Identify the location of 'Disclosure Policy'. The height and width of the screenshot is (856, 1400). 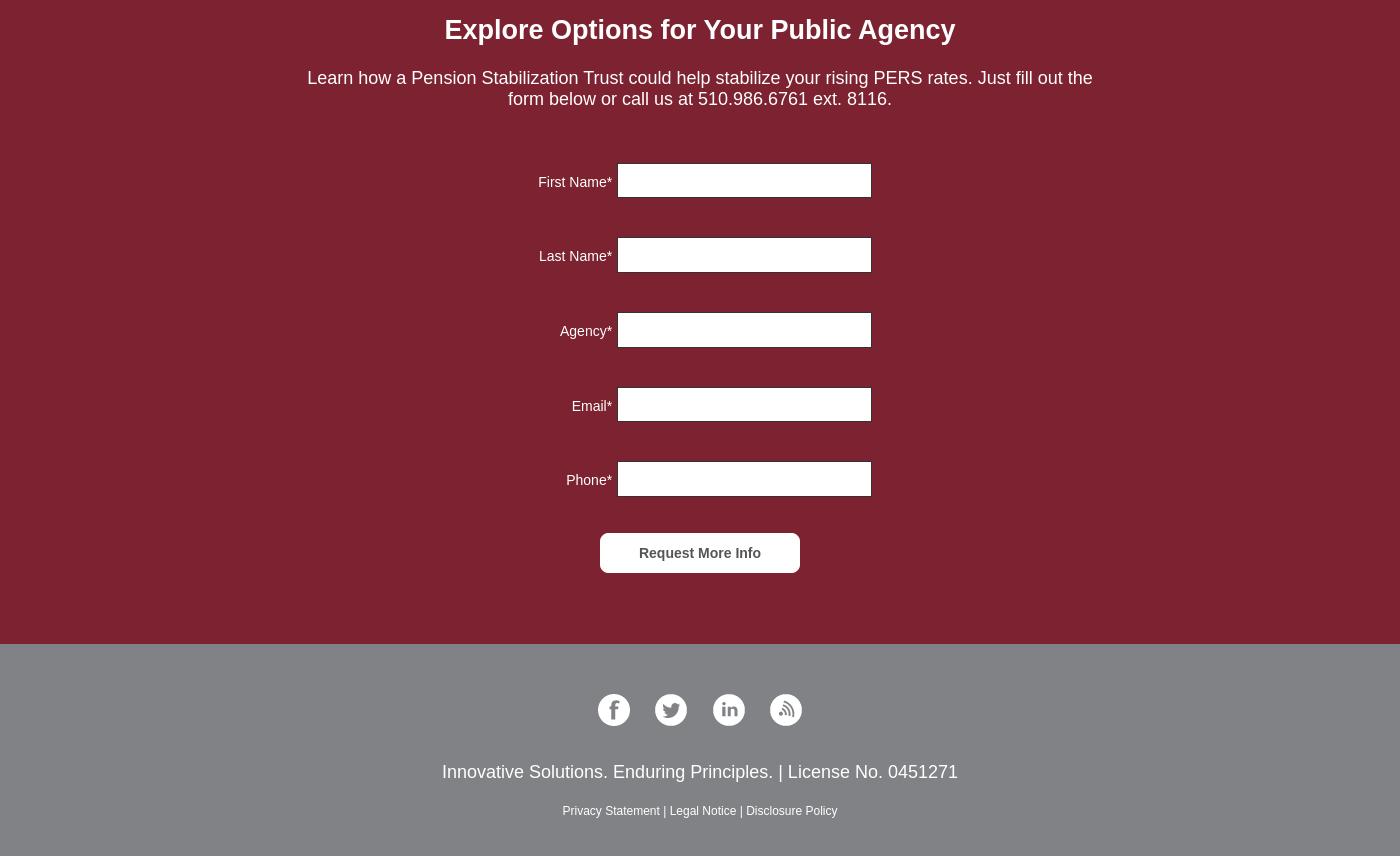
(790, 810).